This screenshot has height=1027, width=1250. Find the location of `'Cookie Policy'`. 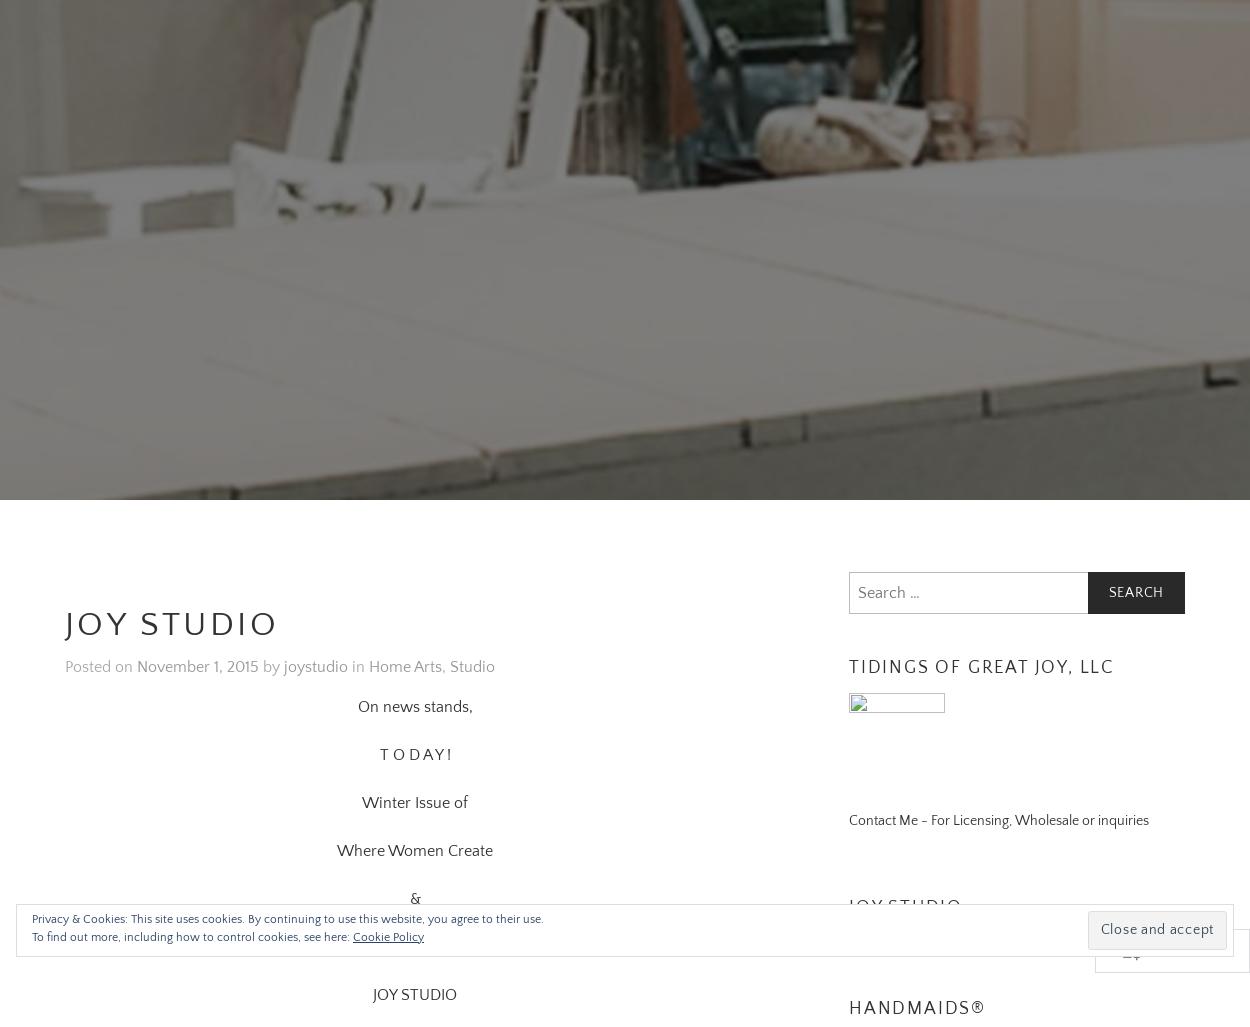

'Cookie Policy' is located at coordinates (352, 937).